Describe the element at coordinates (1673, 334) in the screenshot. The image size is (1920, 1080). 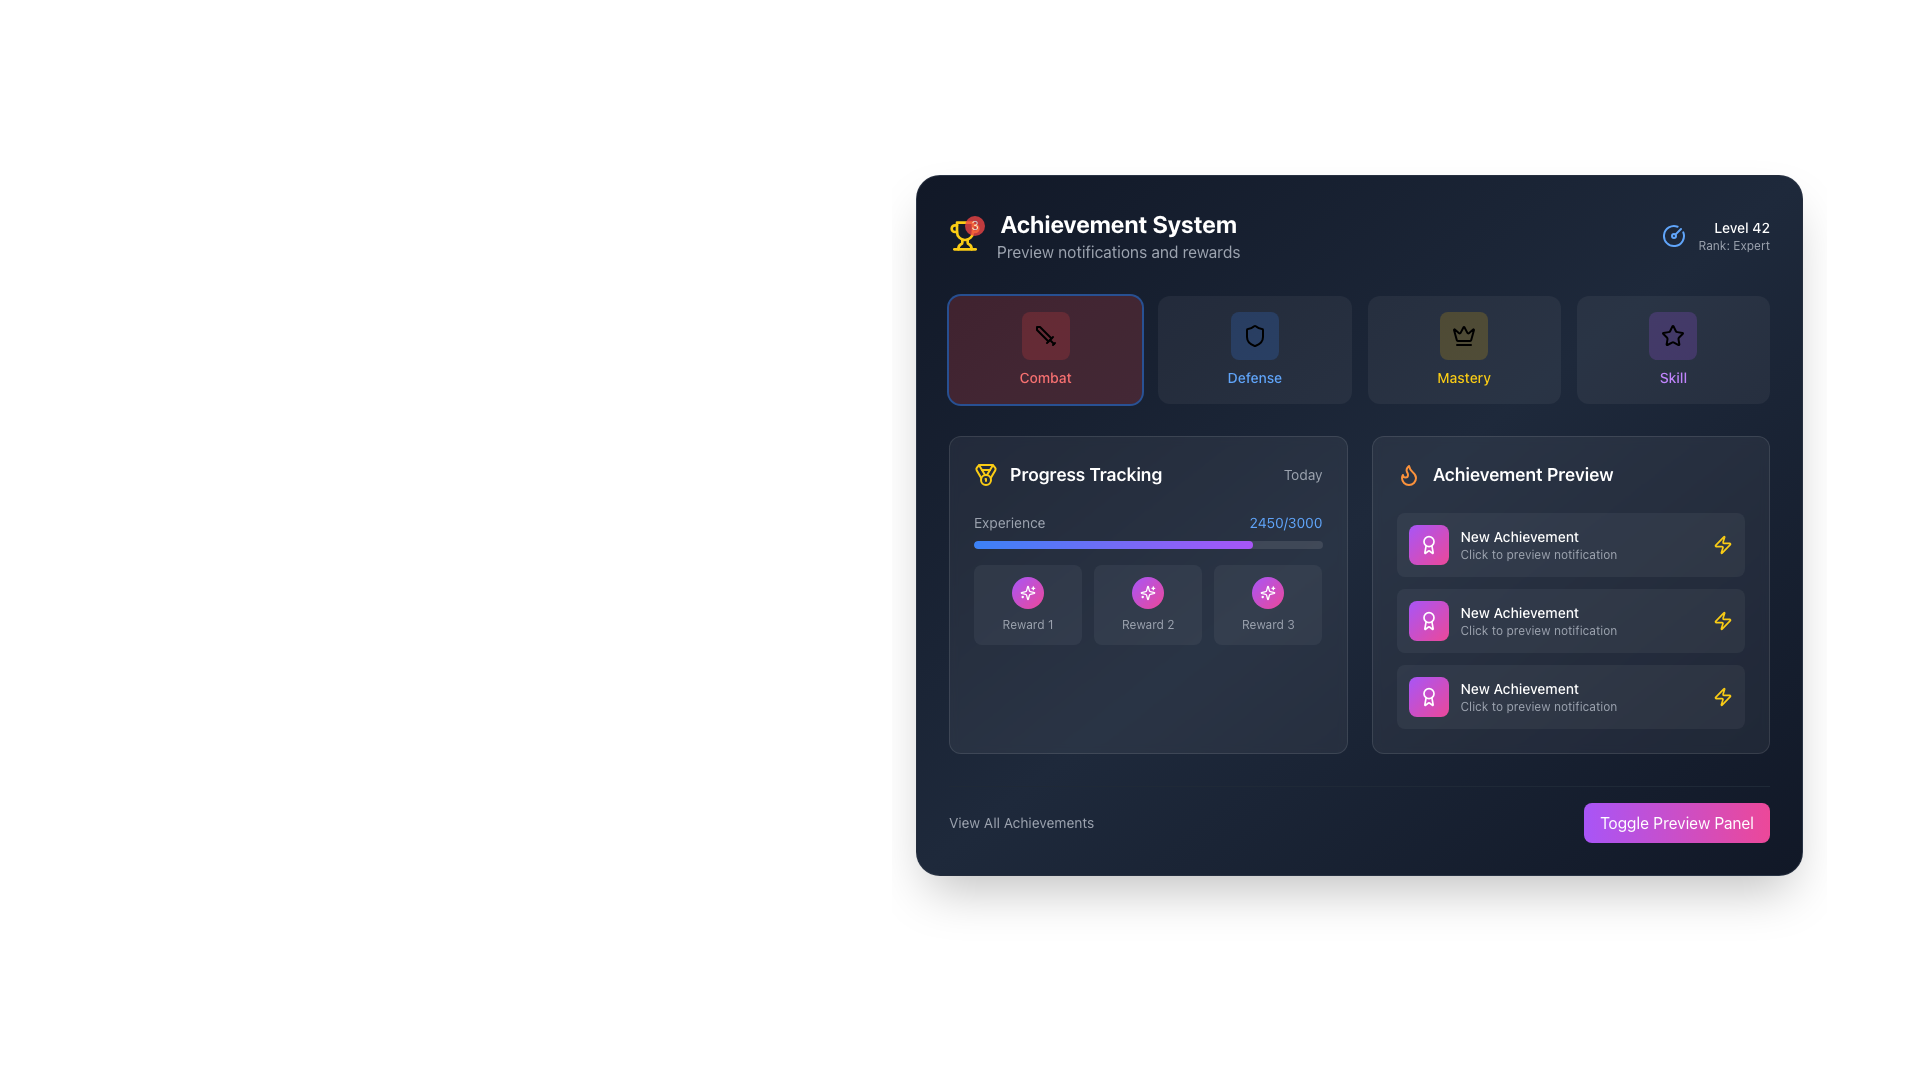
I see `the star icon in the top-right quadrant of the interface, which represents a specific skill or achievement category, to visually identify the associated section` at that location.